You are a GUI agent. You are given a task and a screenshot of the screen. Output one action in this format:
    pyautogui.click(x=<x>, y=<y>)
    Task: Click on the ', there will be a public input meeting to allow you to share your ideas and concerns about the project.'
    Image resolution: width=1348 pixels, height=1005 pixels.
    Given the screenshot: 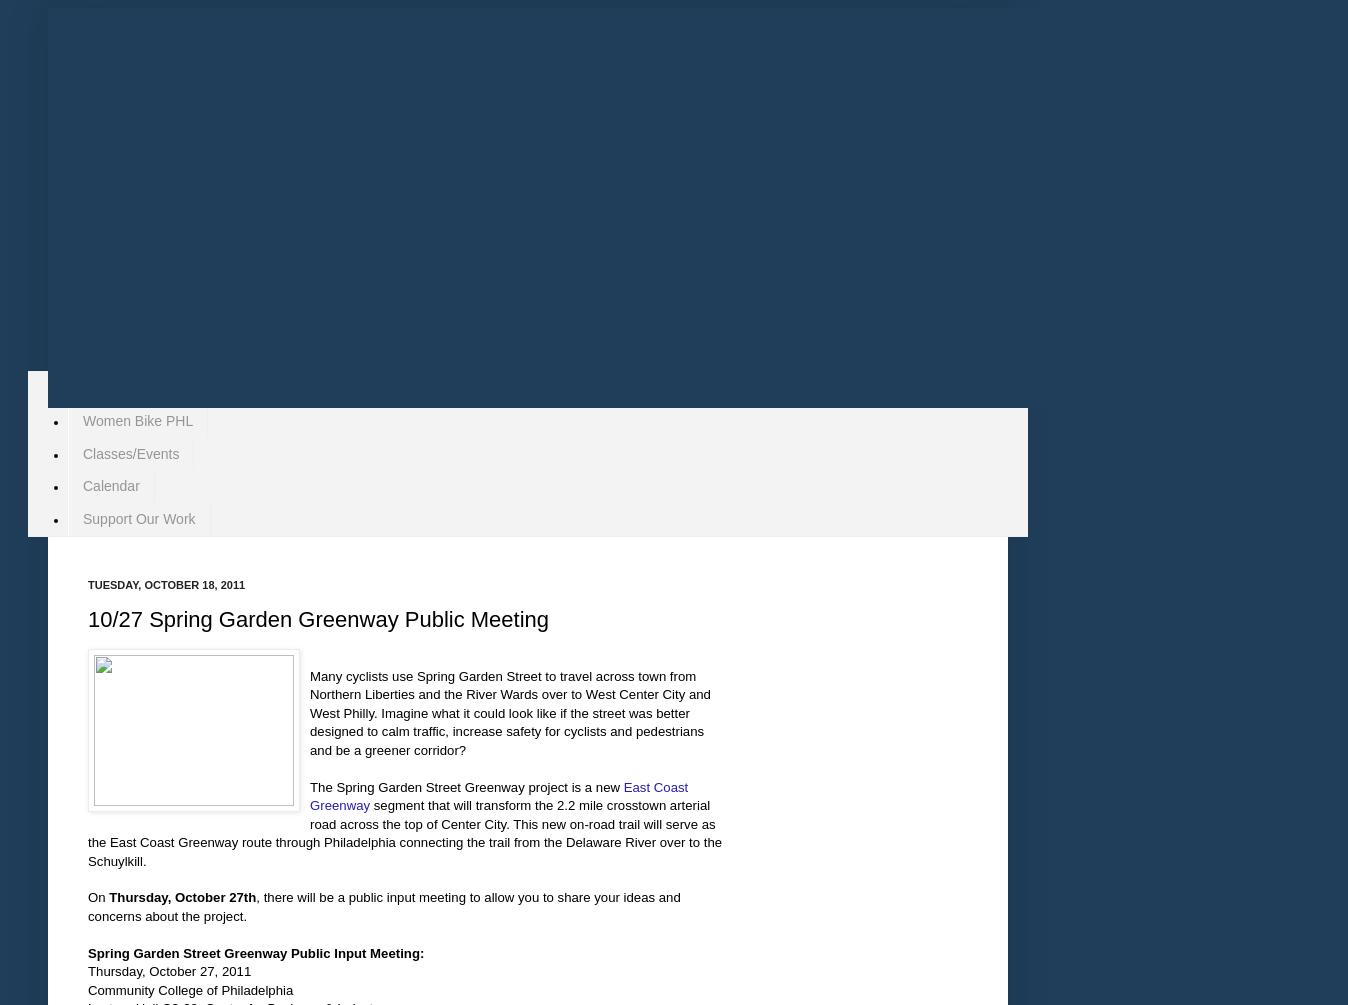 What is the action you would take?
    pyautogui.click(x=383, y=905)
    